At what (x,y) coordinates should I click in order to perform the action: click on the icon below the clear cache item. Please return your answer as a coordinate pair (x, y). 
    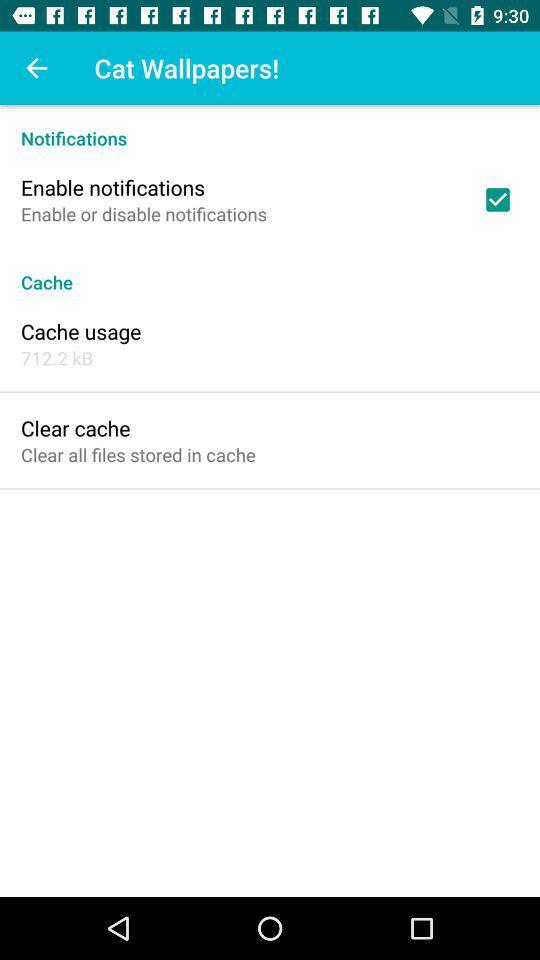
    Looking at the image, I should click on (137, 454).